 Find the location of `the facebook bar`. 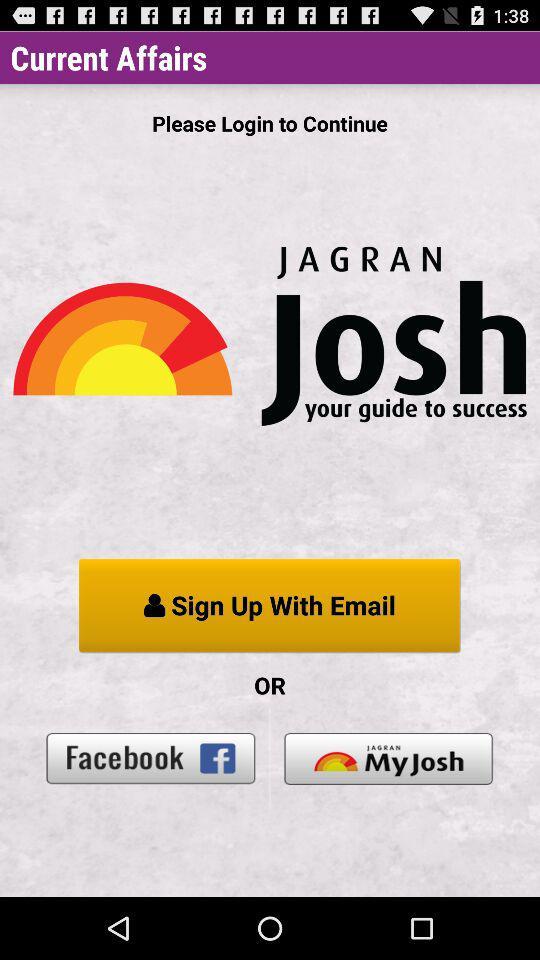

the facebook bar is located at coordinates (150, 757).